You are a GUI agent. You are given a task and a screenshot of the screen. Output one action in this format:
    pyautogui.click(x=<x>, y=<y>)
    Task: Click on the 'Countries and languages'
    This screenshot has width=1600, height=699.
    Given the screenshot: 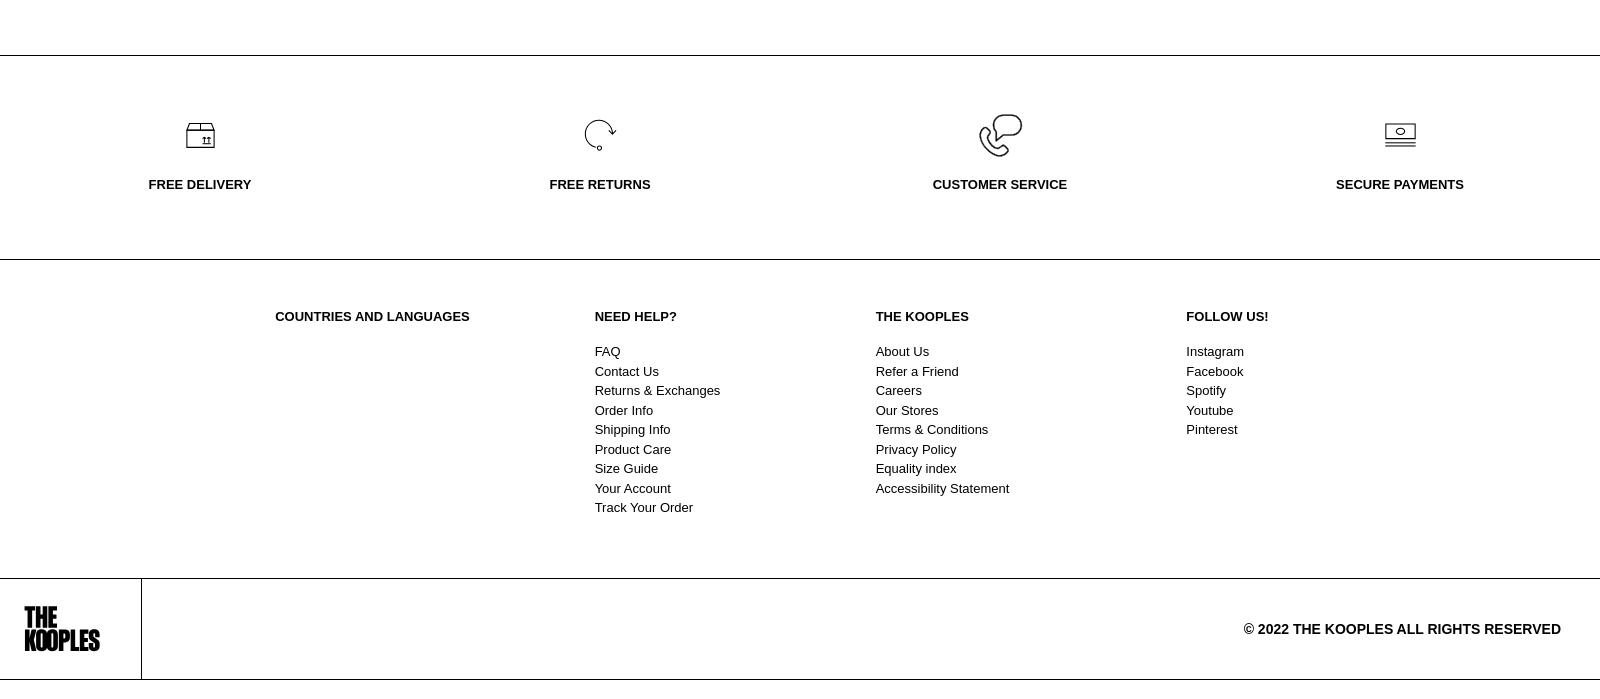 What is the action you would take?
    pyautogui.click(x=372, y=316)
    